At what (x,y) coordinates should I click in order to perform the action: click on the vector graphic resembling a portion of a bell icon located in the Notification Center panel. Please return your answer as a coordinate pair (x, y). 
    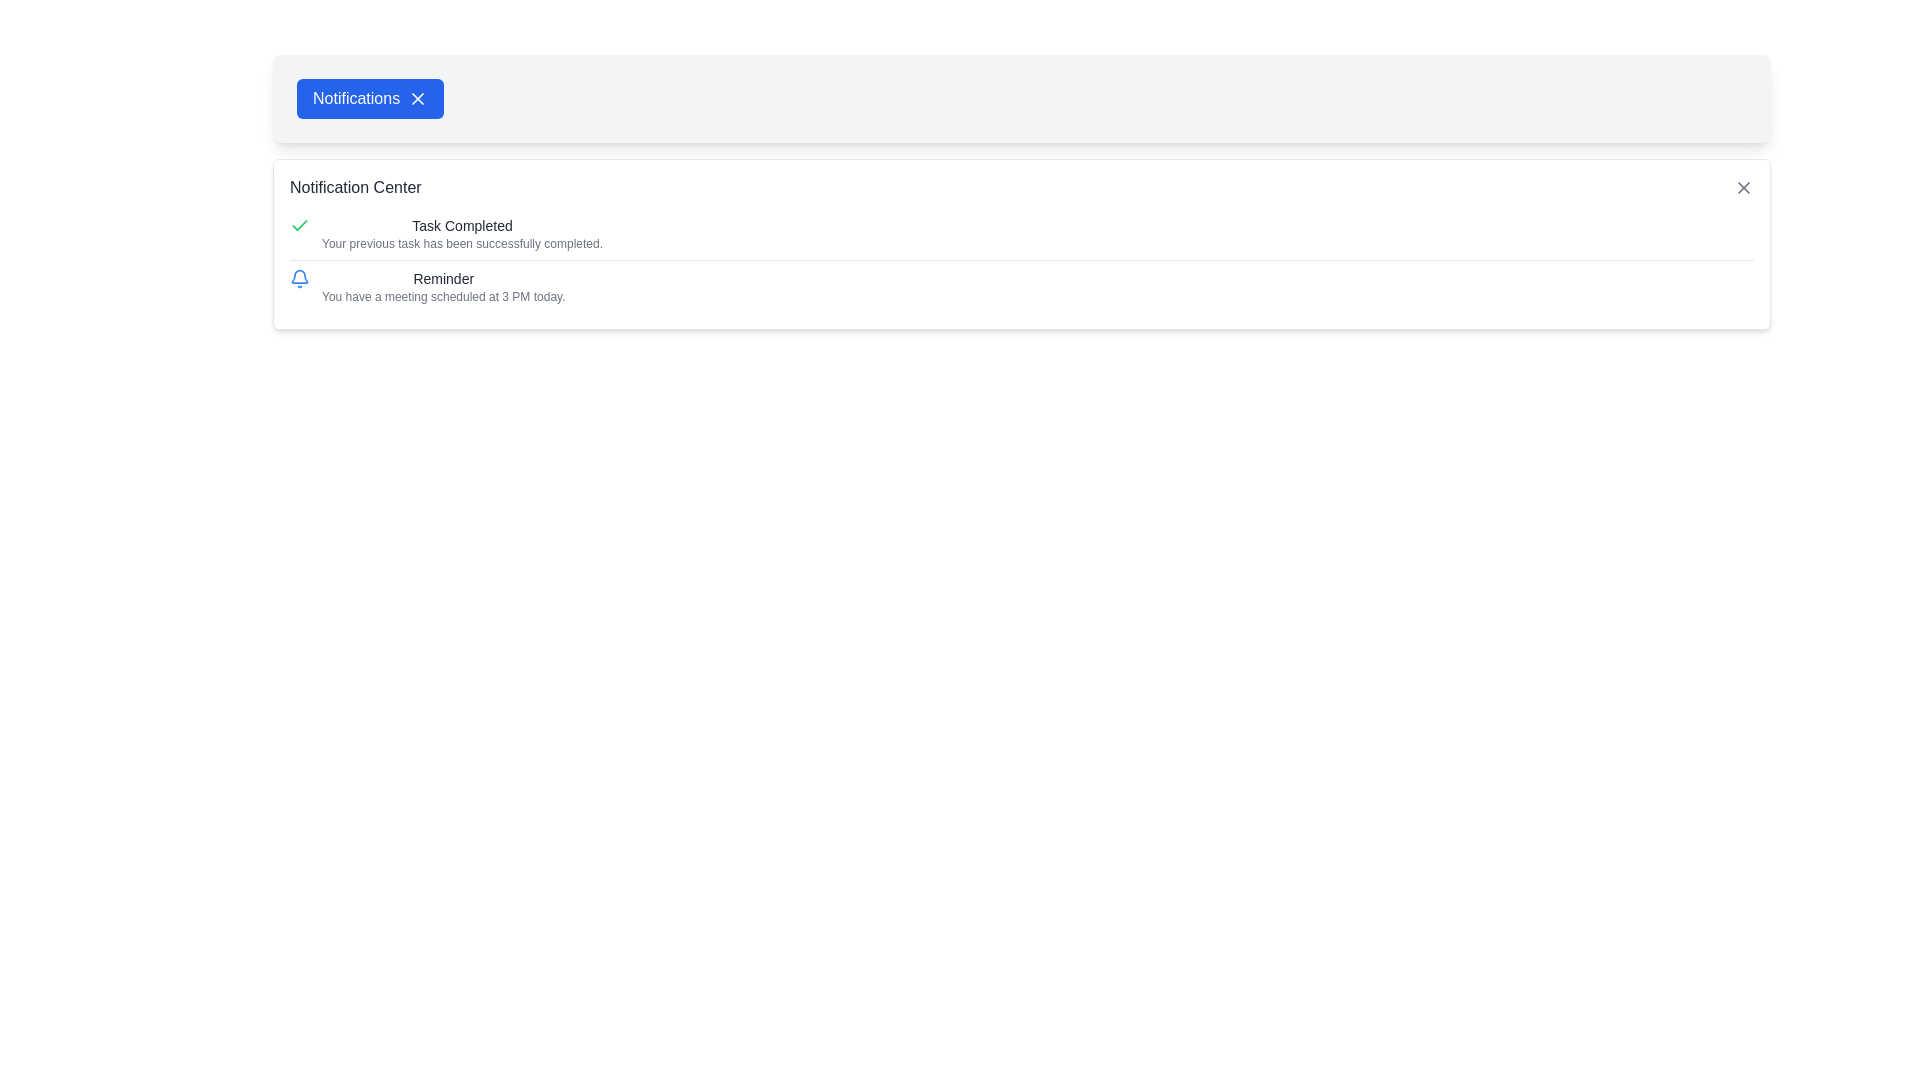
    Looking at the image, I should click on (298, 276).